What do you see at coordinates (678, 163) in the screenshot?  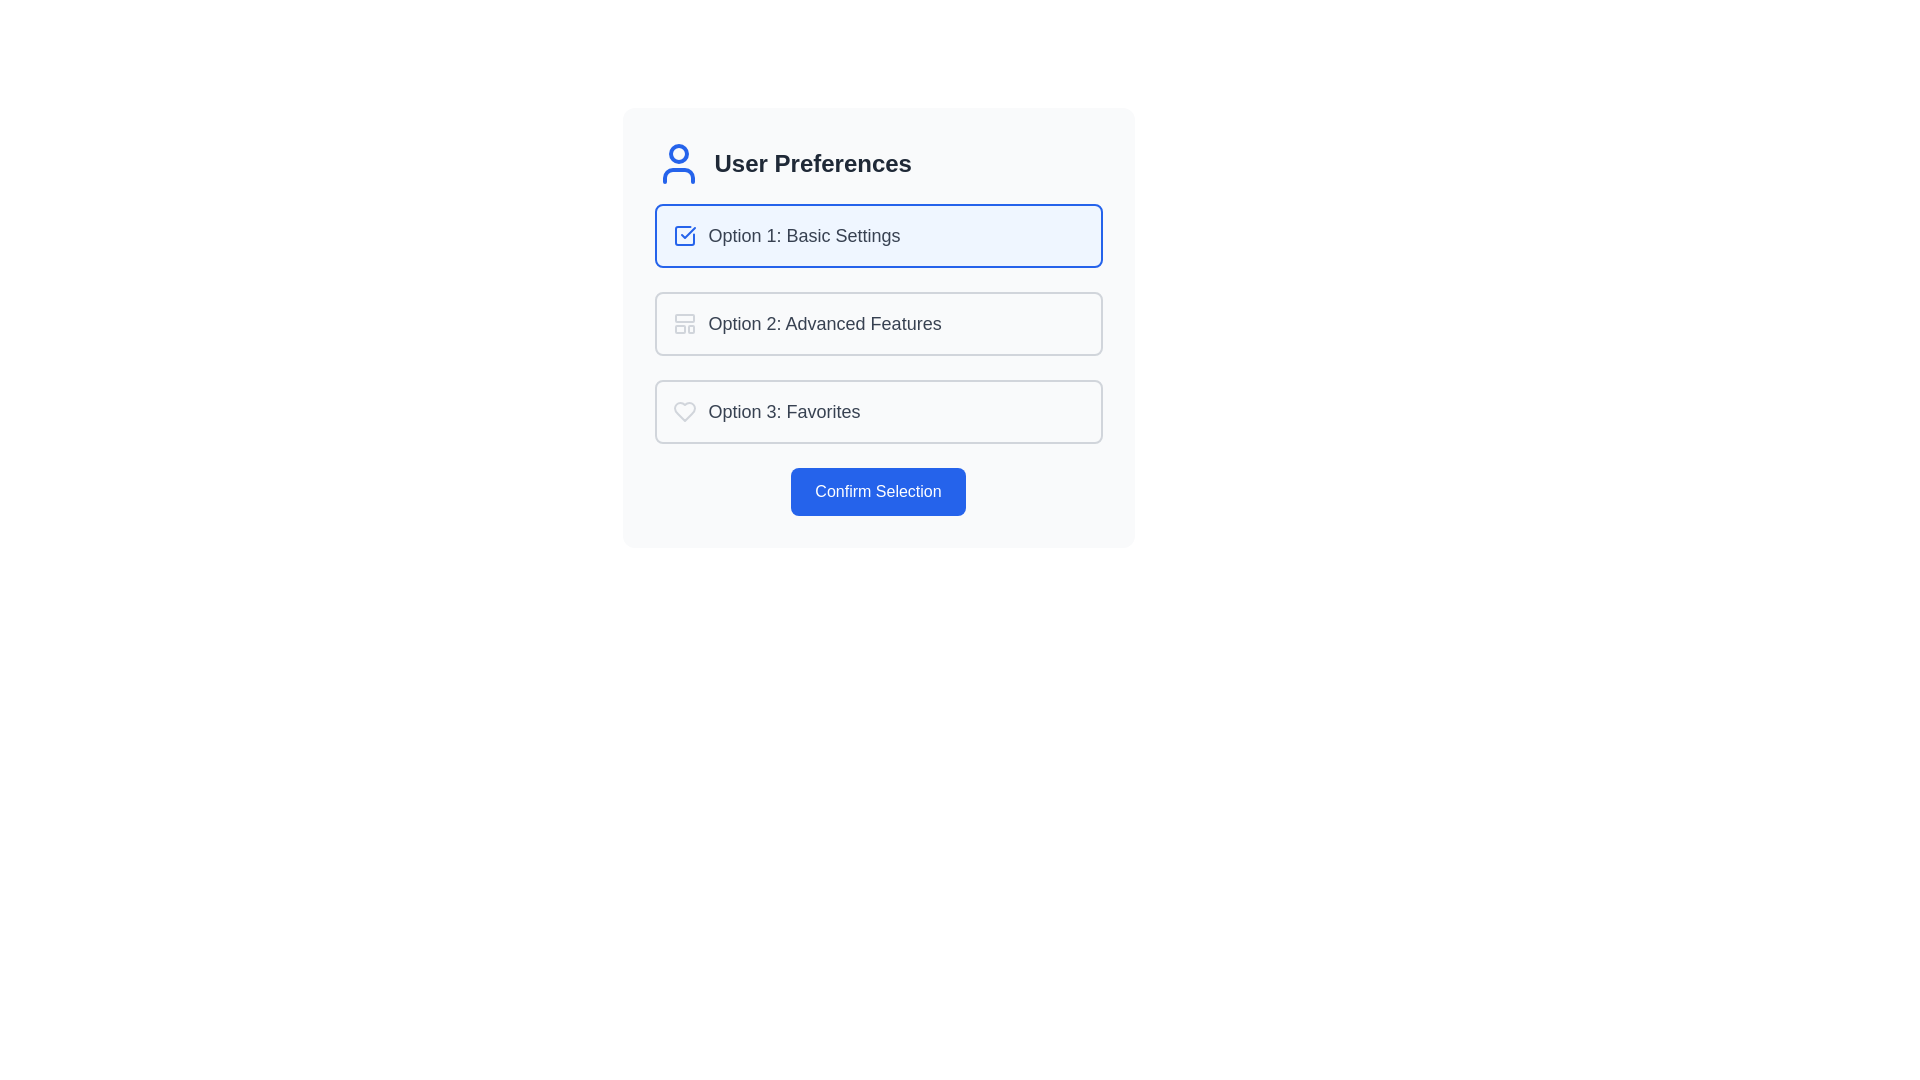 I see `the blue outline person icon that is positioned adjacent to the text 'User Preferences'` at bounding box center [678, 163].